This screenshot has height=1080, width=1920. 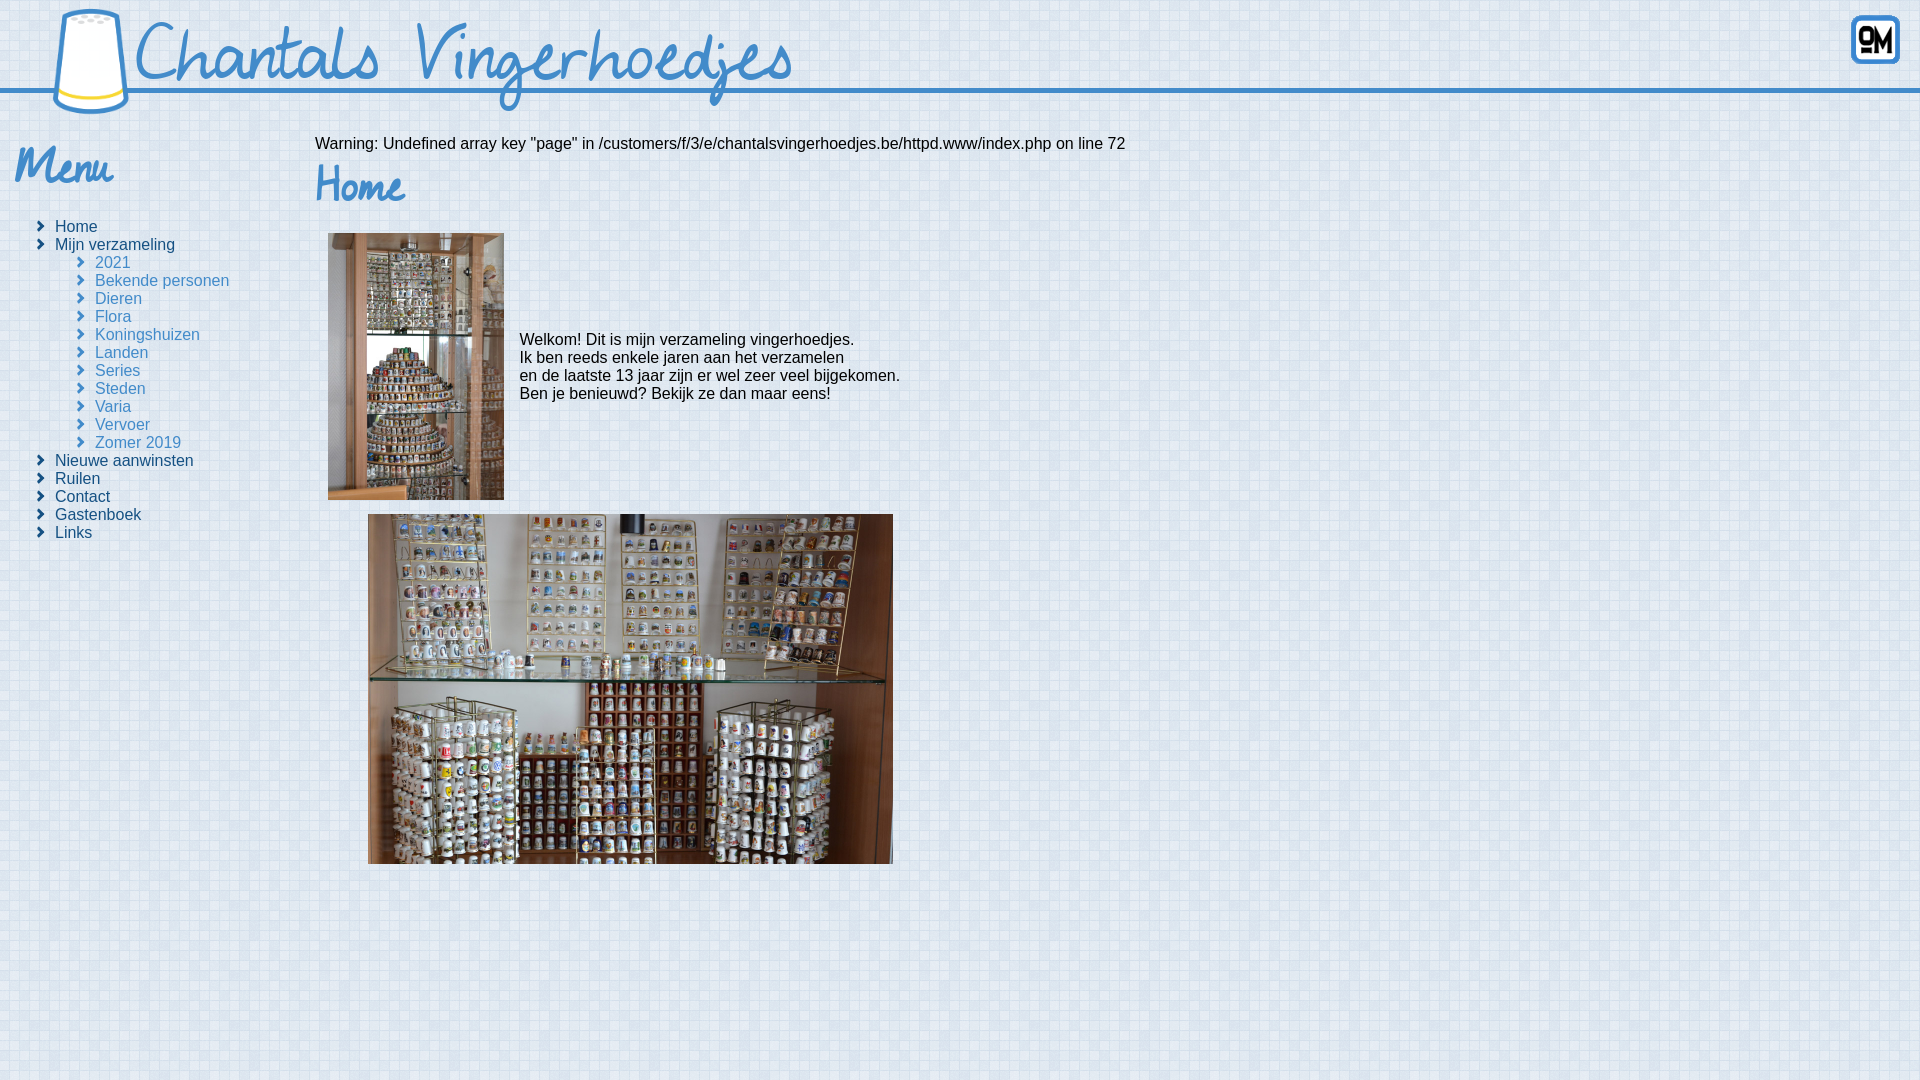 I want to click on 'Dieren', so click(x=190, y=299).